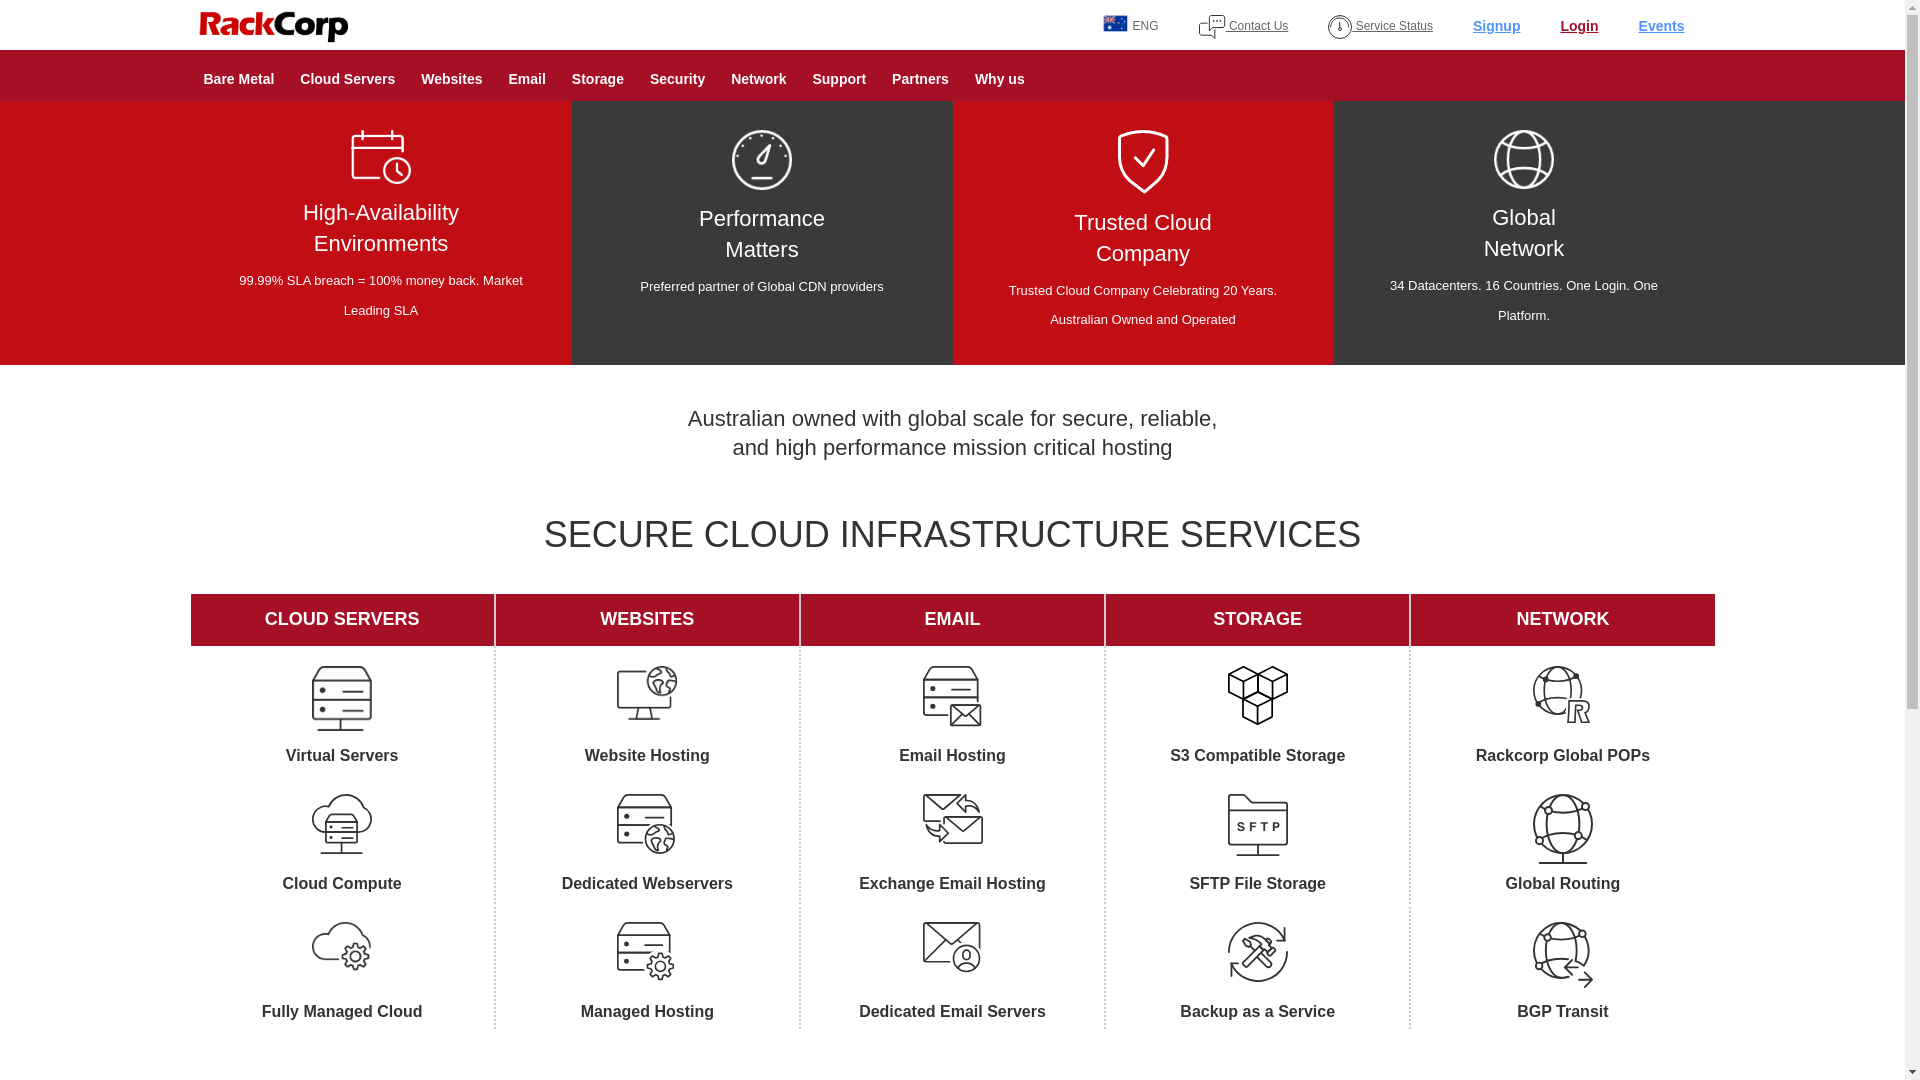 The width and height of the screenshot is (1920, 1080). I want to click on 'Global Routing', so click(1561, 843).